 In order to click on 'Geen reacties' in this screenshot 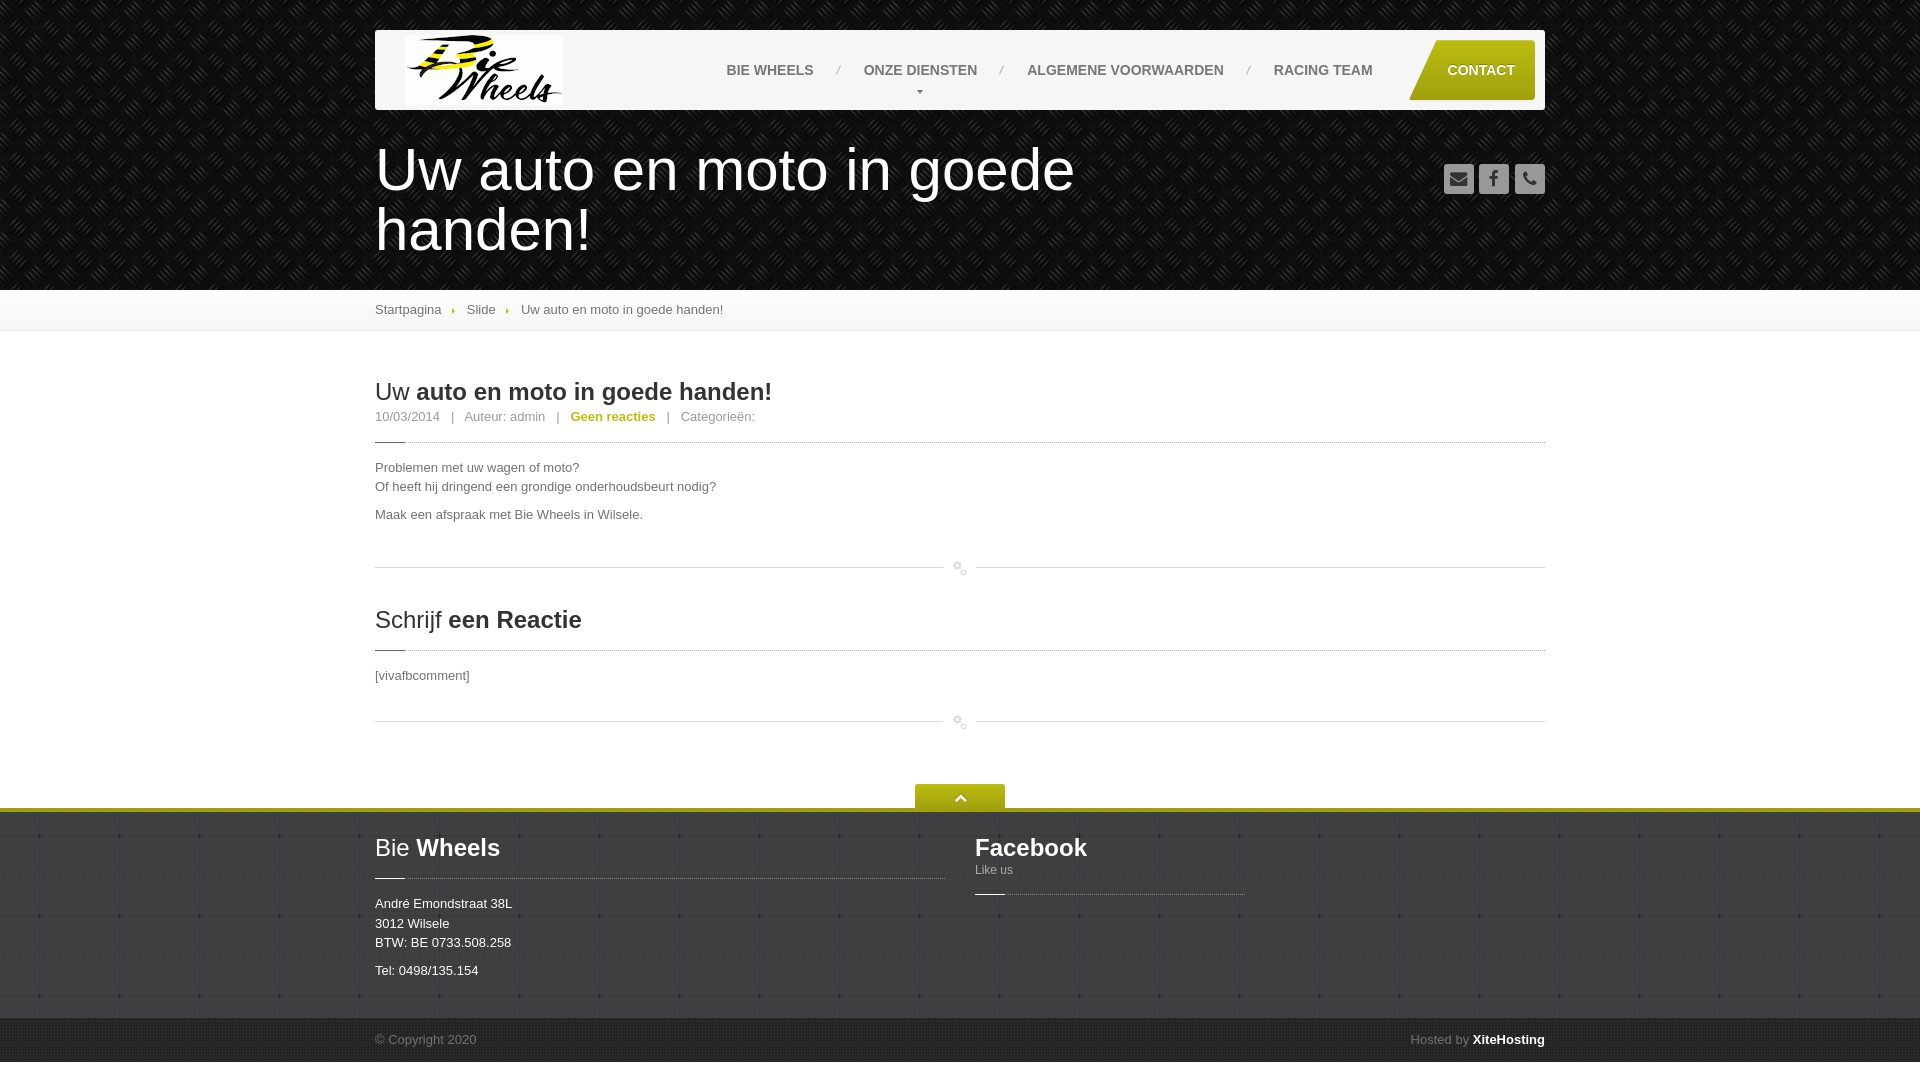, I will do `click(611, 415)`.